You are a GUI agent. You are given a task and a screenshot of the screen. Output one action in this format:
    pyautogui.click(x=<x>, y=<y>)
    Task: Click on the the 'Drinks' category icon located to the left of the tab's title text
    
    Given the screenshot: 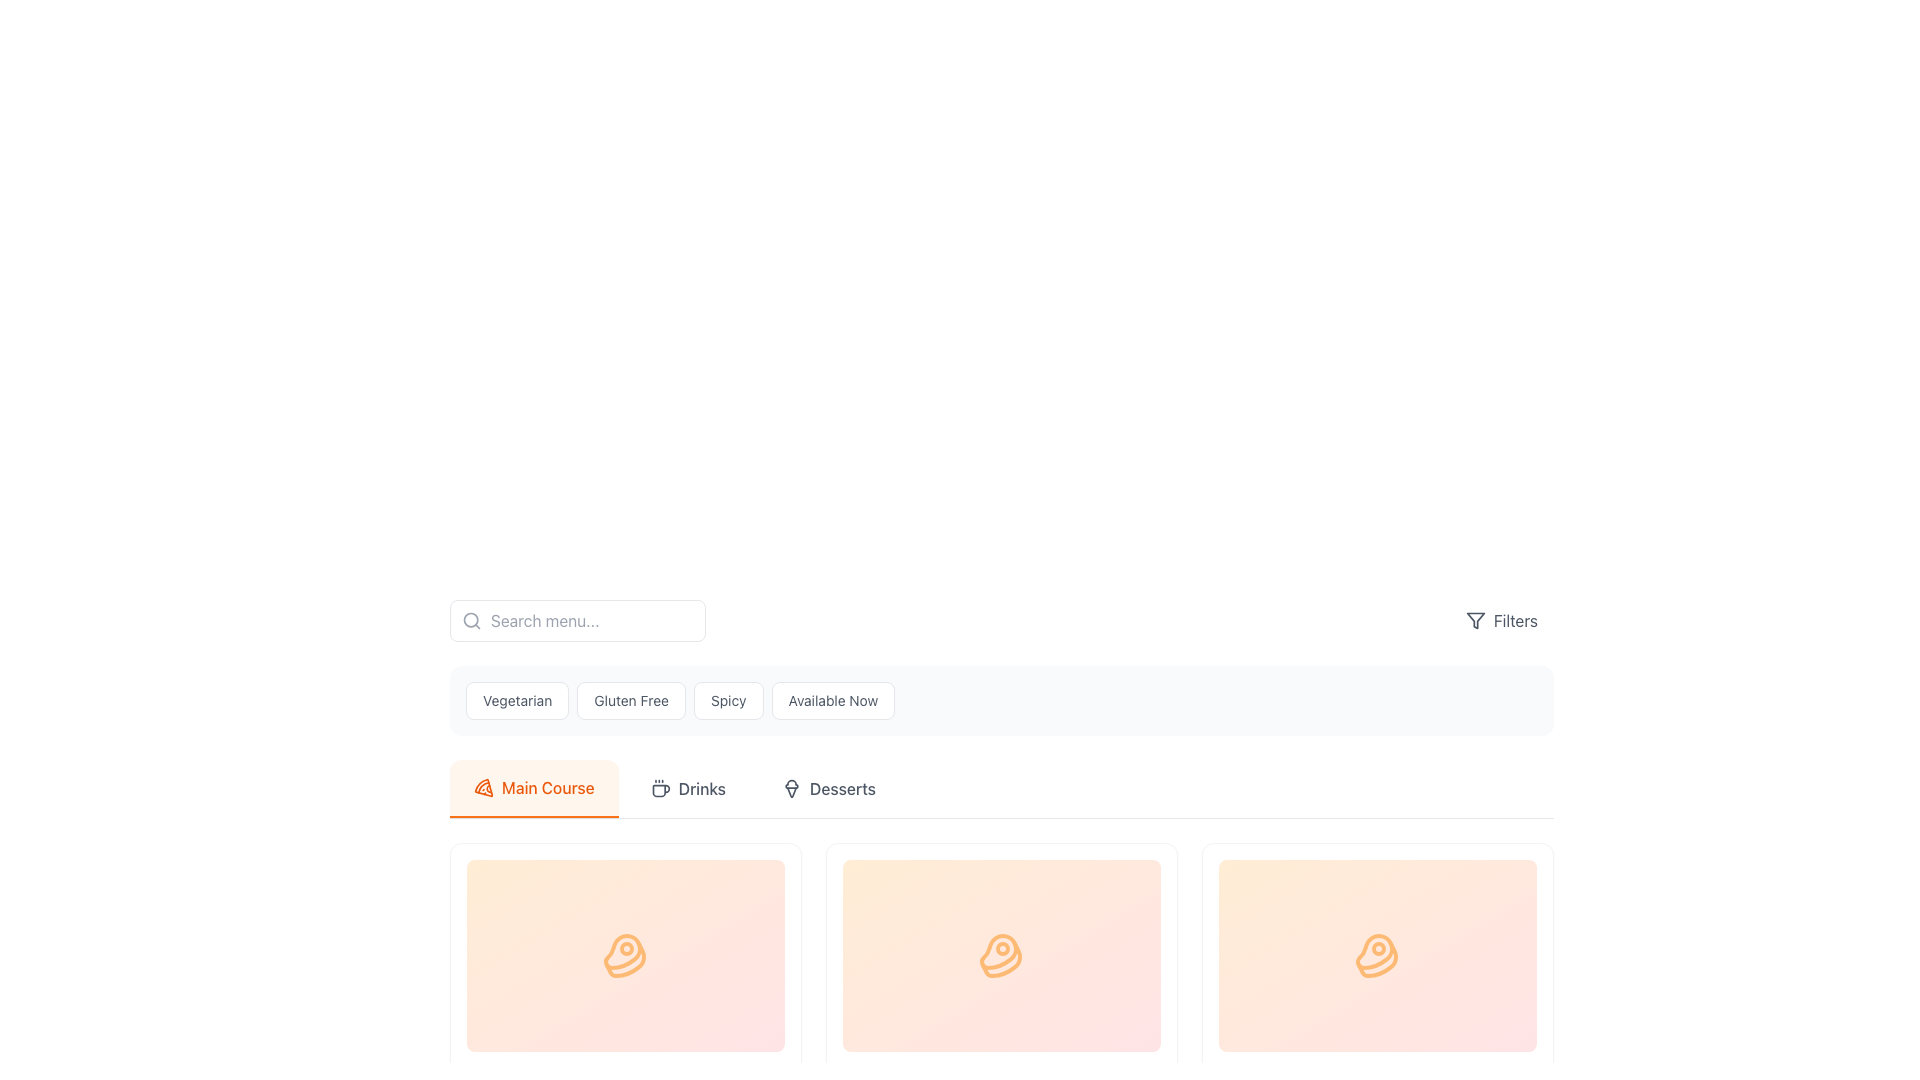 What is the action you would take?
    pyautogui.click(x=660, y=788)
    